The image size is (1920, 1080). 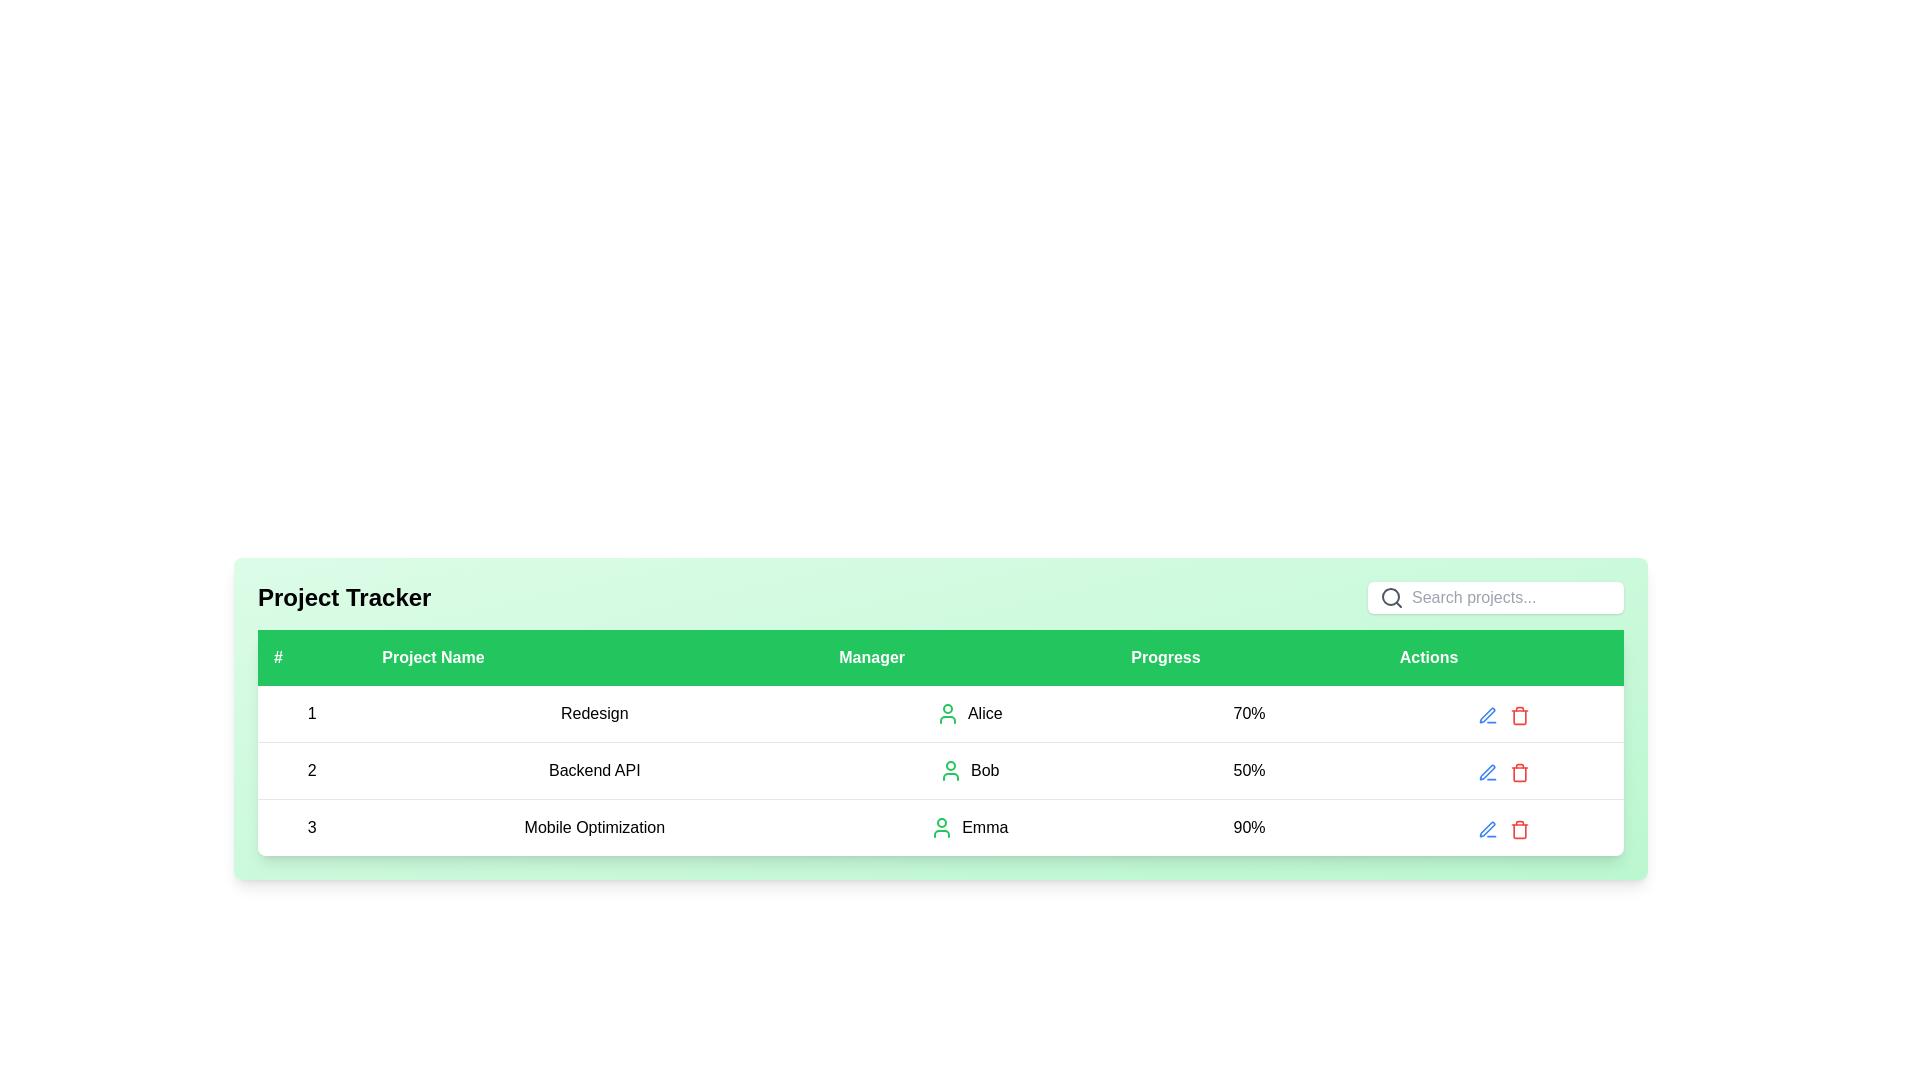 I want to click on the delete button represented by the red trash can SVG icon in the Actions column of the table row for the project 'Mobile Optimization', so click(x=1519, y=716).